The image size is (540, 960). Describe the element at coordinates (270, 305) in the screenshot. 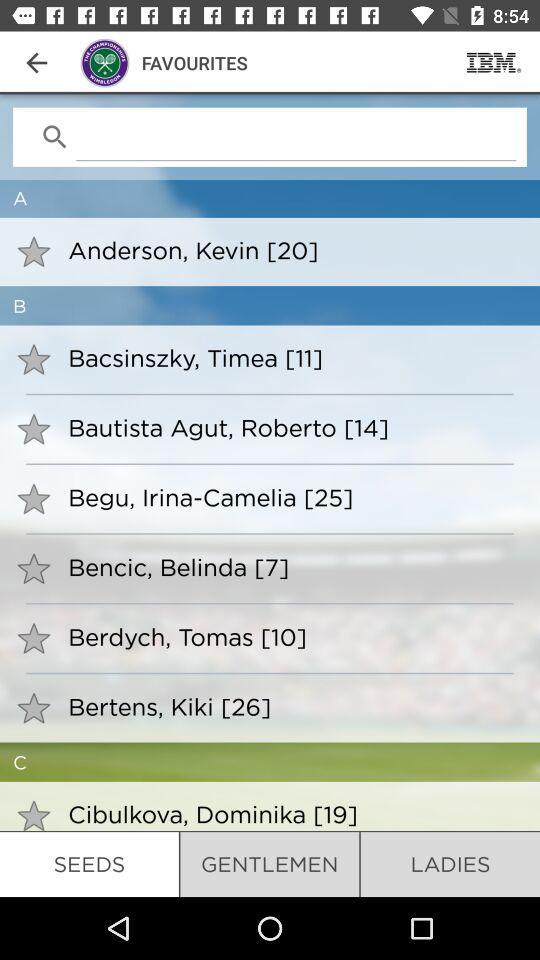

I see `the b` at that location.